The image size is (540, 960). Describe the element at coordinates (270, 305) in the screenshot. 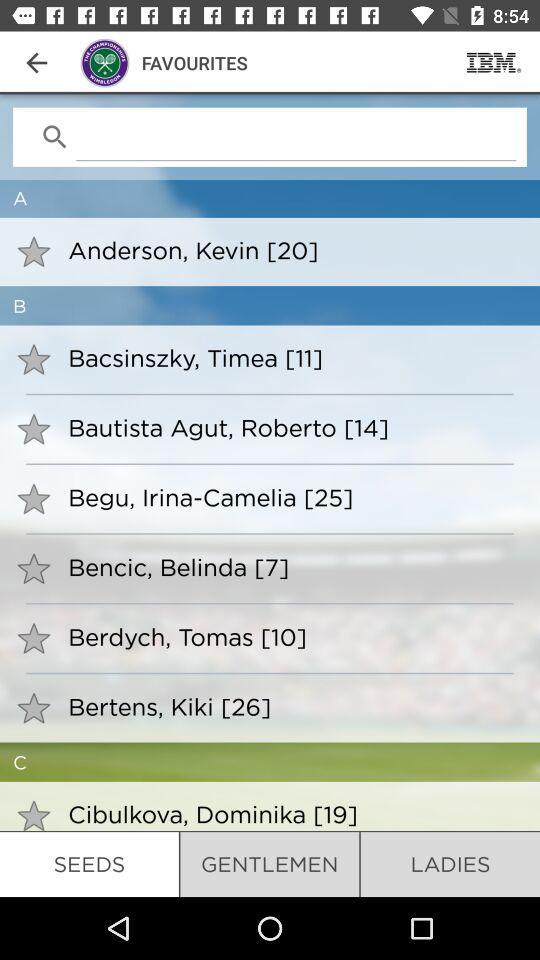

I see `the b` at that location.